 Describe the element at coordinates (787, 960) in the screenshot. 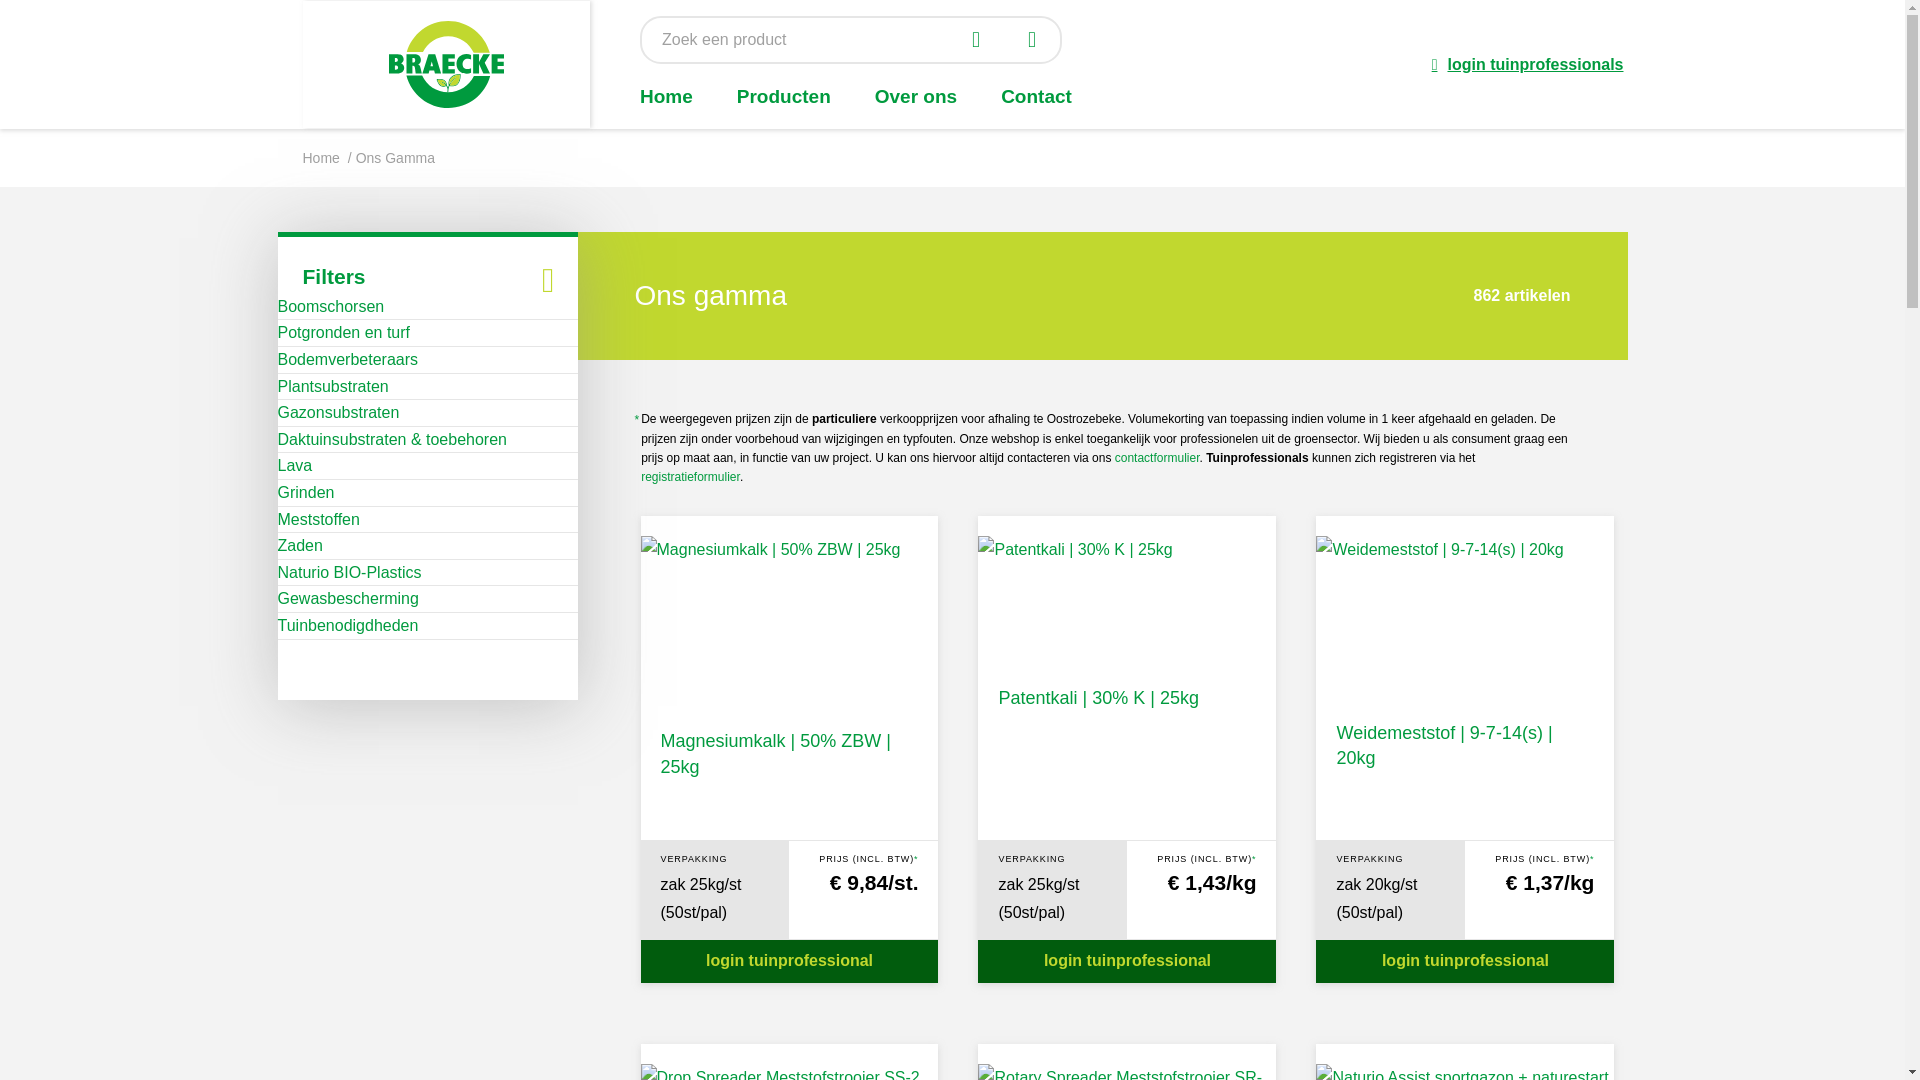

I see `'login tuinprofessional'` at that location.